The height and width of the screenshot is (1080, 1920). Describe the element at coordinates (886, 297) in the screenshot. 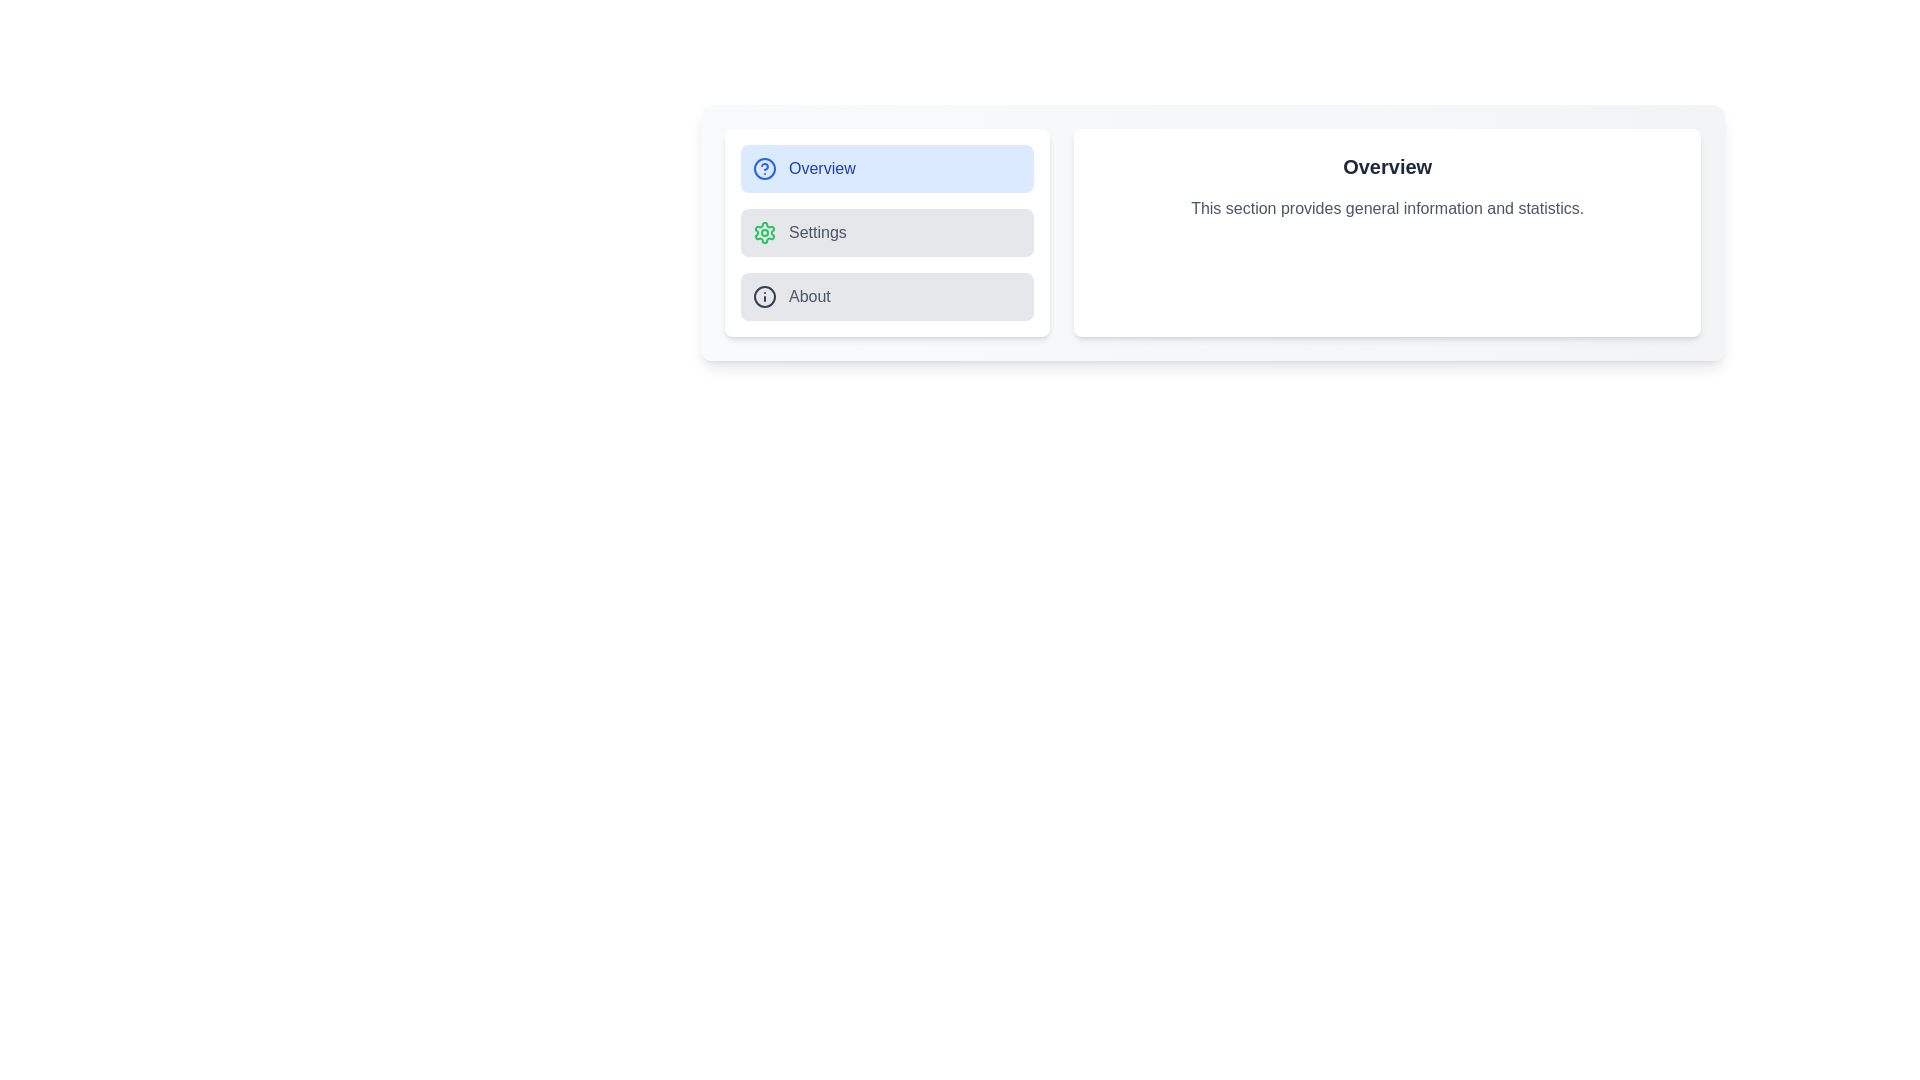

I see `the About tab to display its content in the main section` at that location.